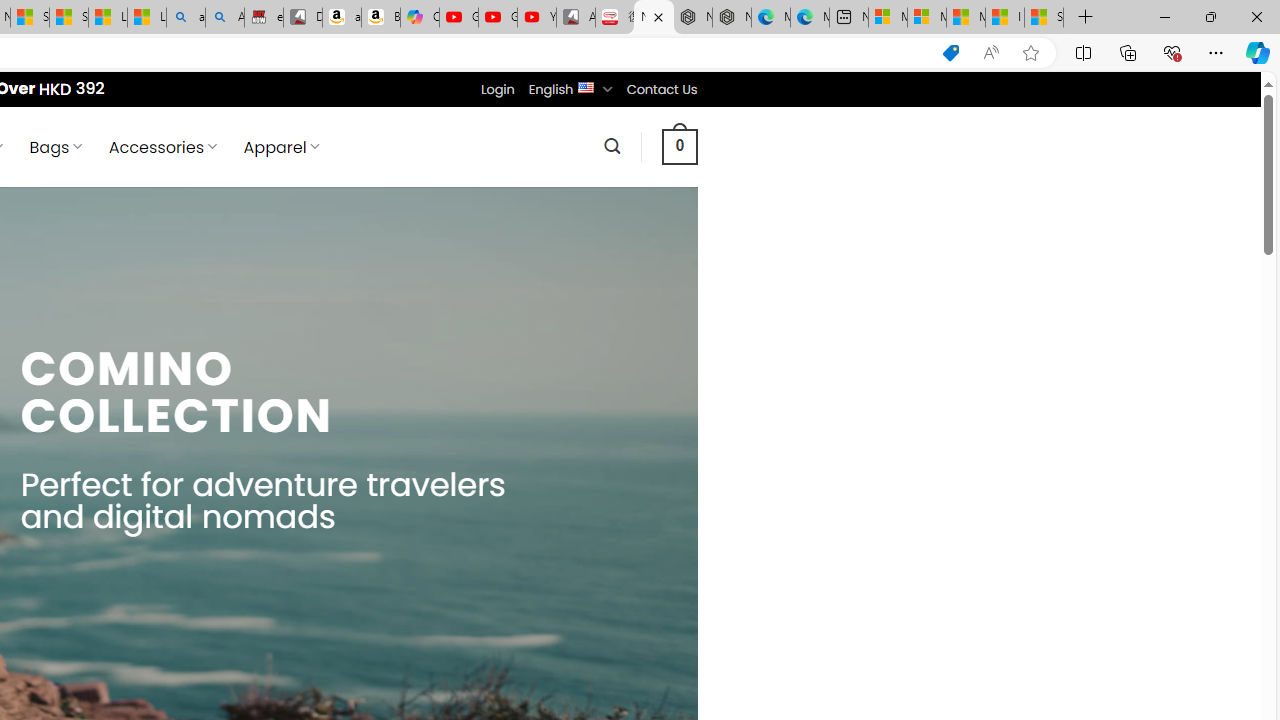 The image size is (1280, 720). Describe the element at coordinates (497, 88) in the screenshot. I see `'Login'` at that location.